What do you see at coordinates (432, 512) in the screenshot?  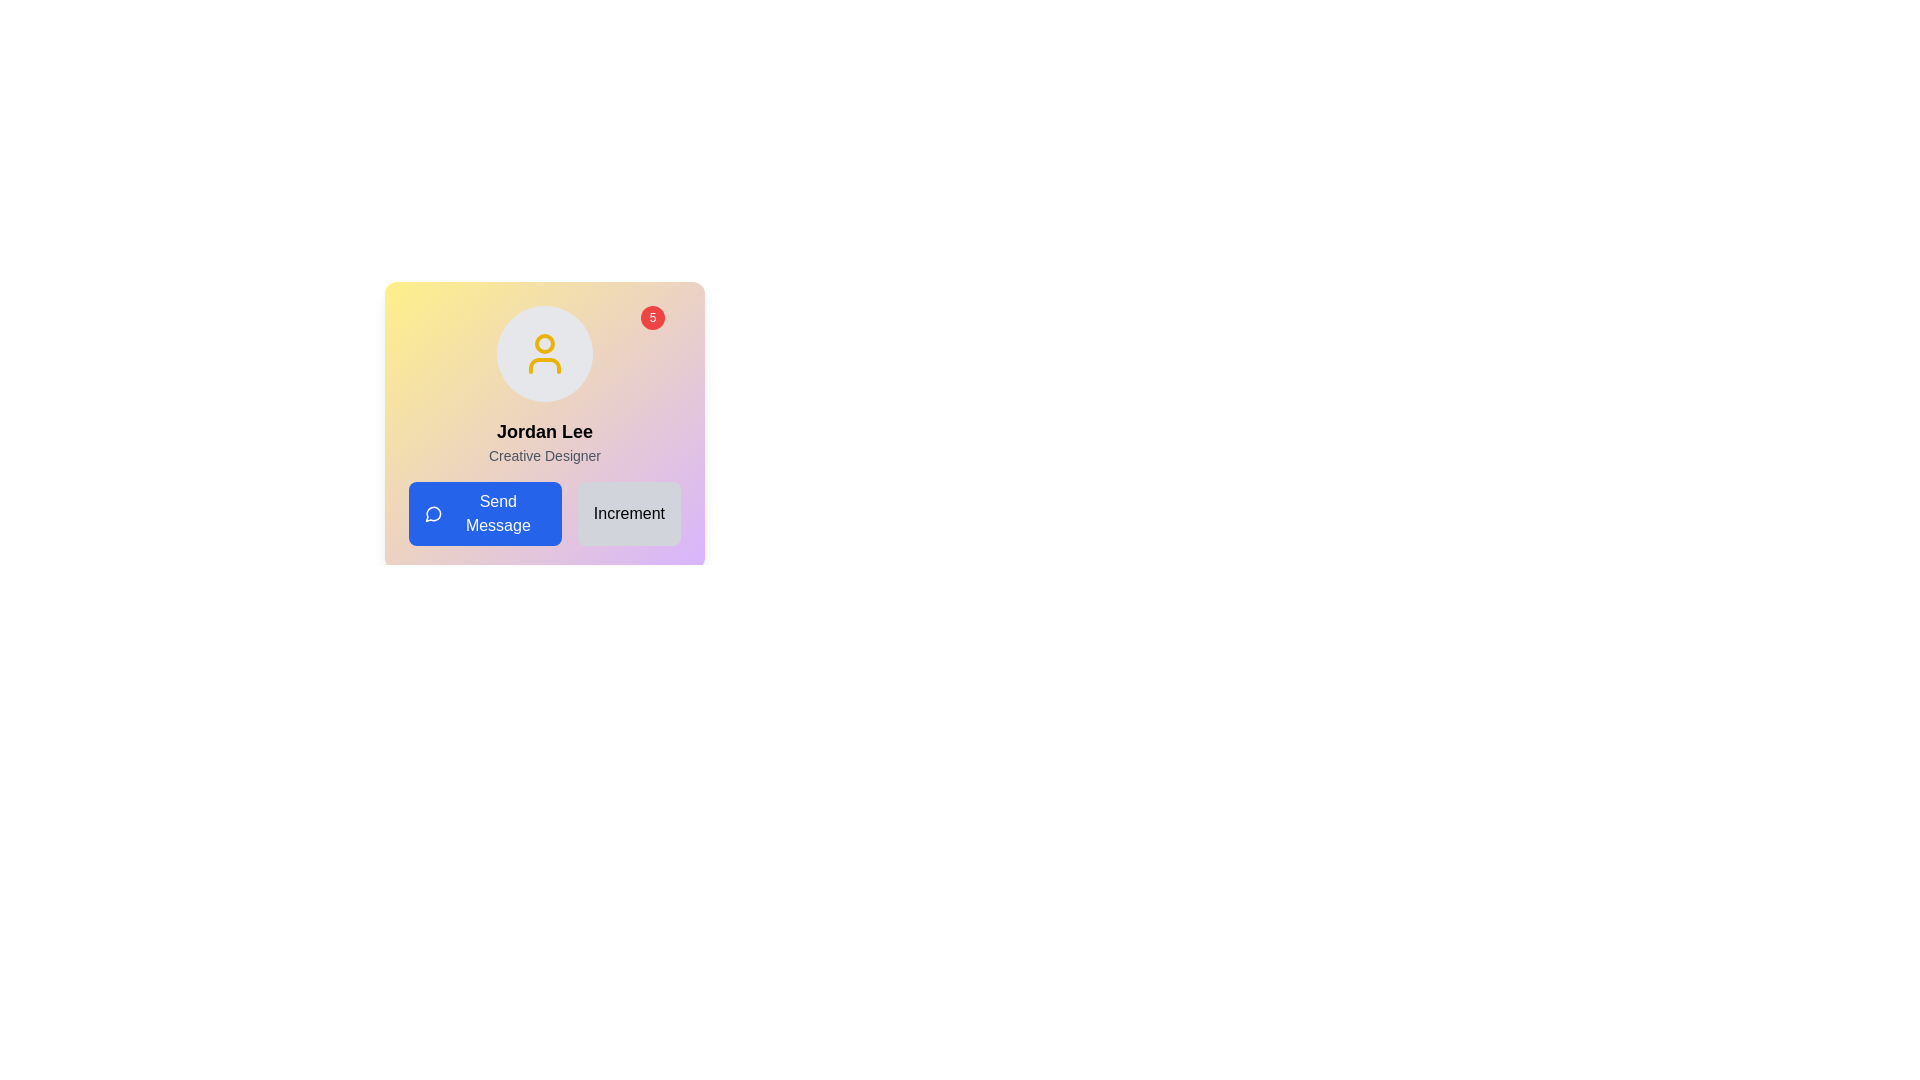 I see `the decorative icon within the 'Send Message' button, which is positioned on the left side of the button` at bounding box center [432, 512].